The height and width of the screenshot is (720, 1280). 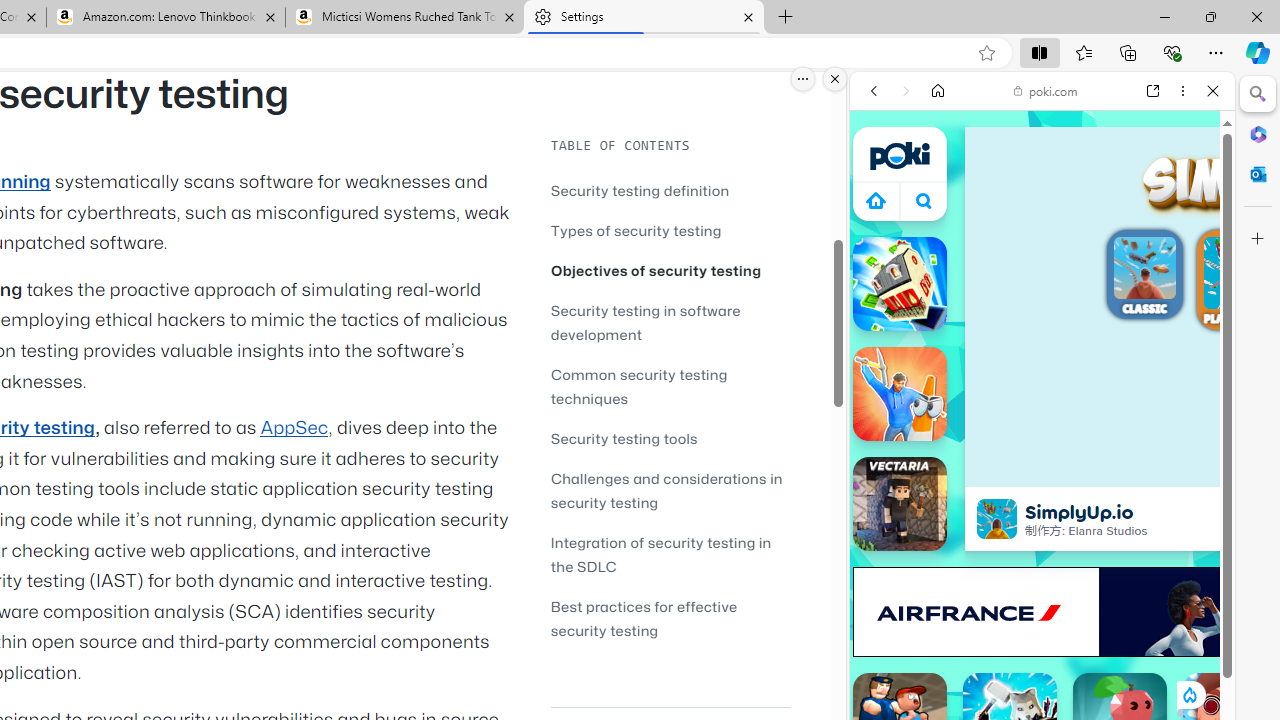 I want to click on 'Best practices for effective security testing', so click(x=644, y=617).